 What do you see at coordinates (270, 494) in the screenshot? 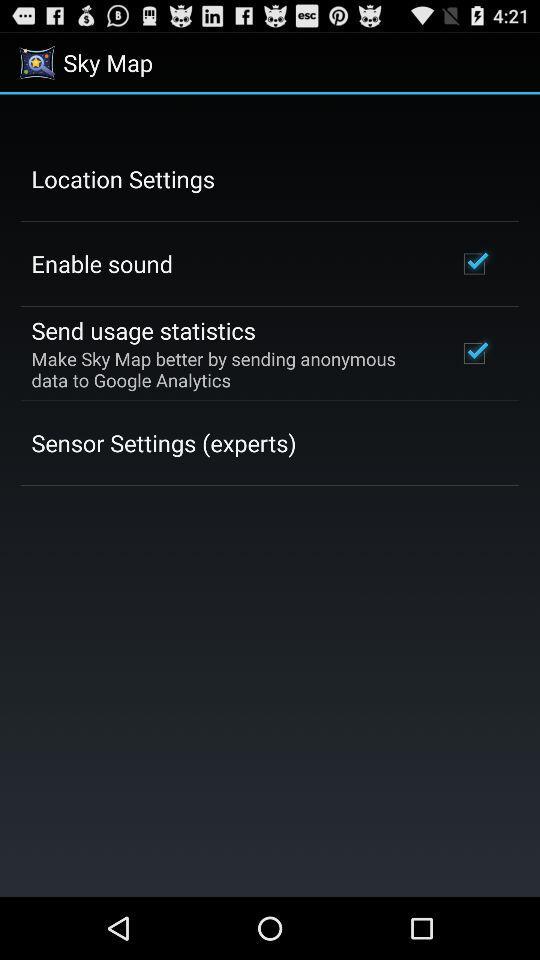
I see `setting page` at bounding box center [270, 494].